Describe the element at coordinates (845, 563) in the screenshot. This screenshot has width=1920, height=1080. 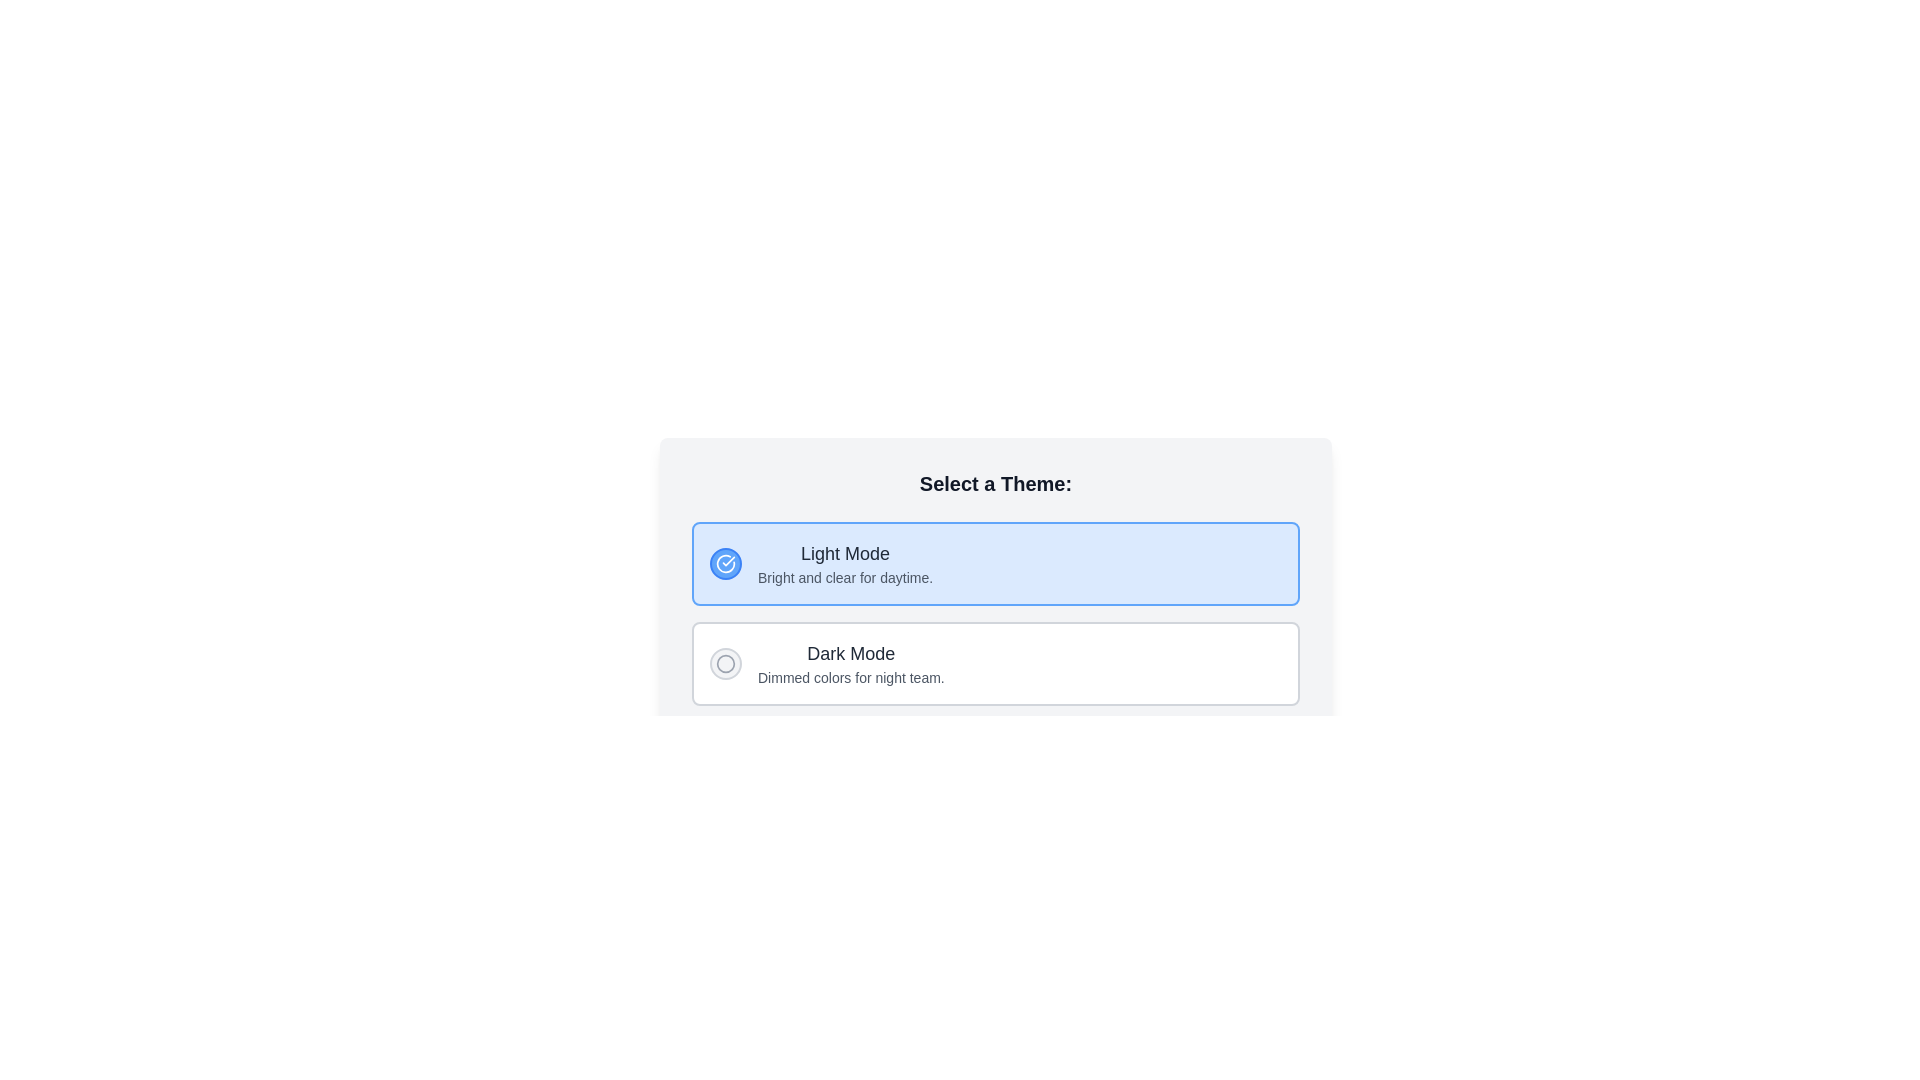
I see `the Text Label Group that serves as a title and description for the 'Light Mode' selection option, which is positioned under the 'Select a Theme' heading above the 'Dark Mode' option` at that location.